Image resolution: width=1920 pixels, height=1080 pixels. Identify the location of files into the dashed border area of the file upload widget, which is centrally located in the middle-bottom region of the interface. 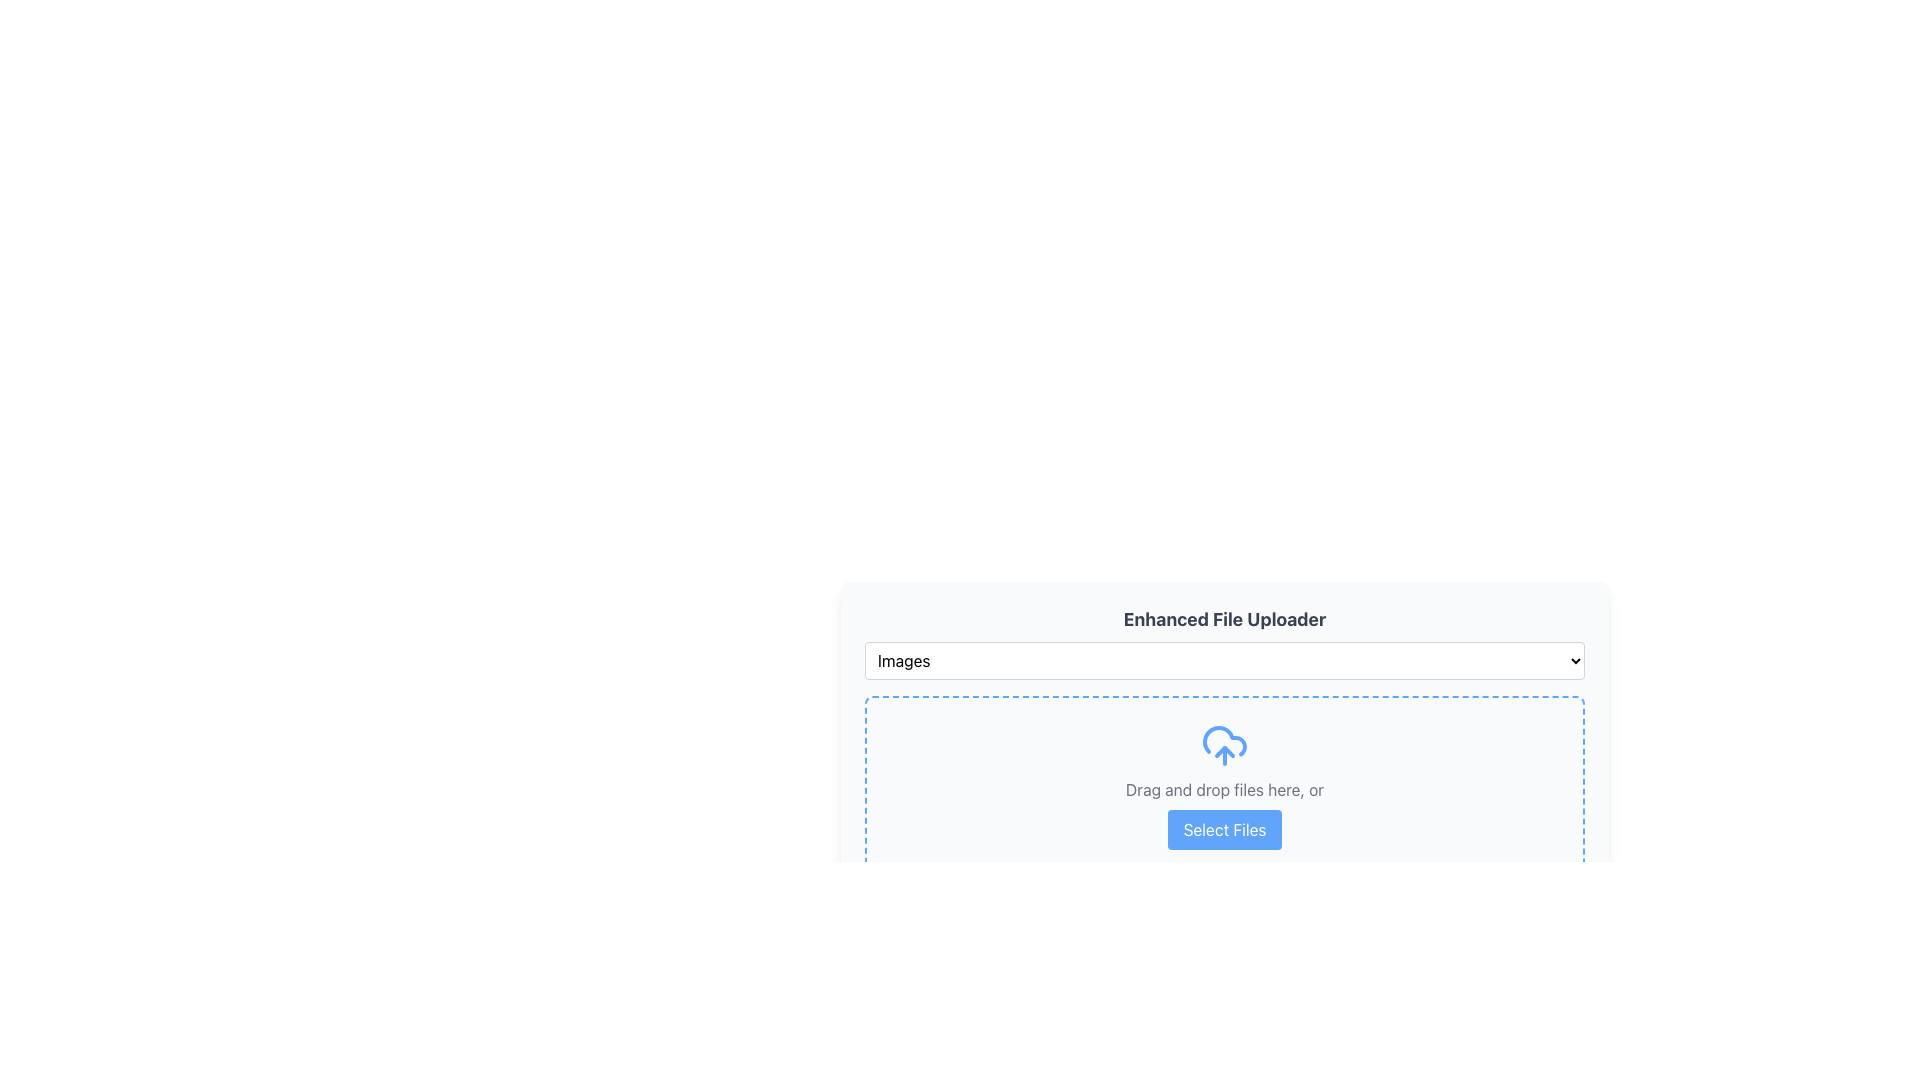
(1223, 708).